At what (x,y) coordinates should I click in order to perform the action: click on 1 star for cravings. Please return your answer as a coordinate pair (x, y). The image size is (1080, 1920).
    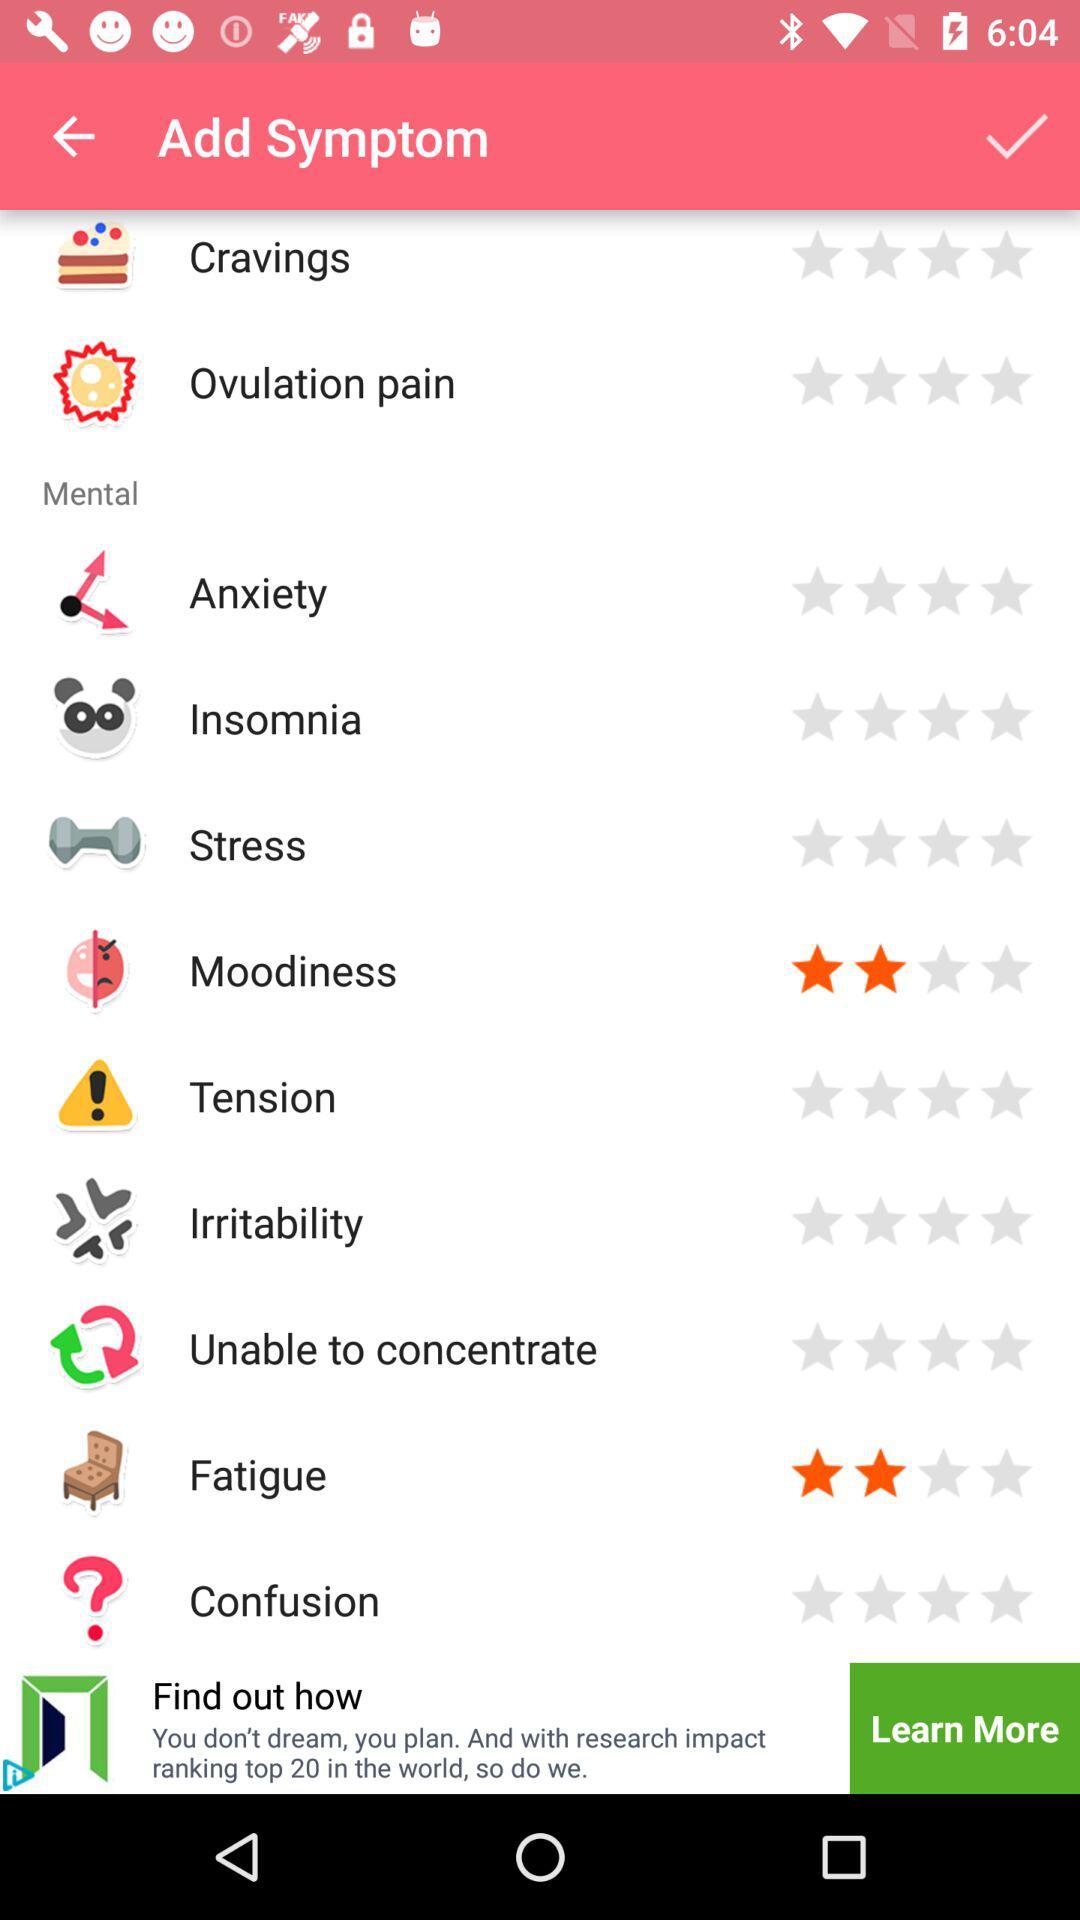
    Looking at the image, I should click on (817, 254).